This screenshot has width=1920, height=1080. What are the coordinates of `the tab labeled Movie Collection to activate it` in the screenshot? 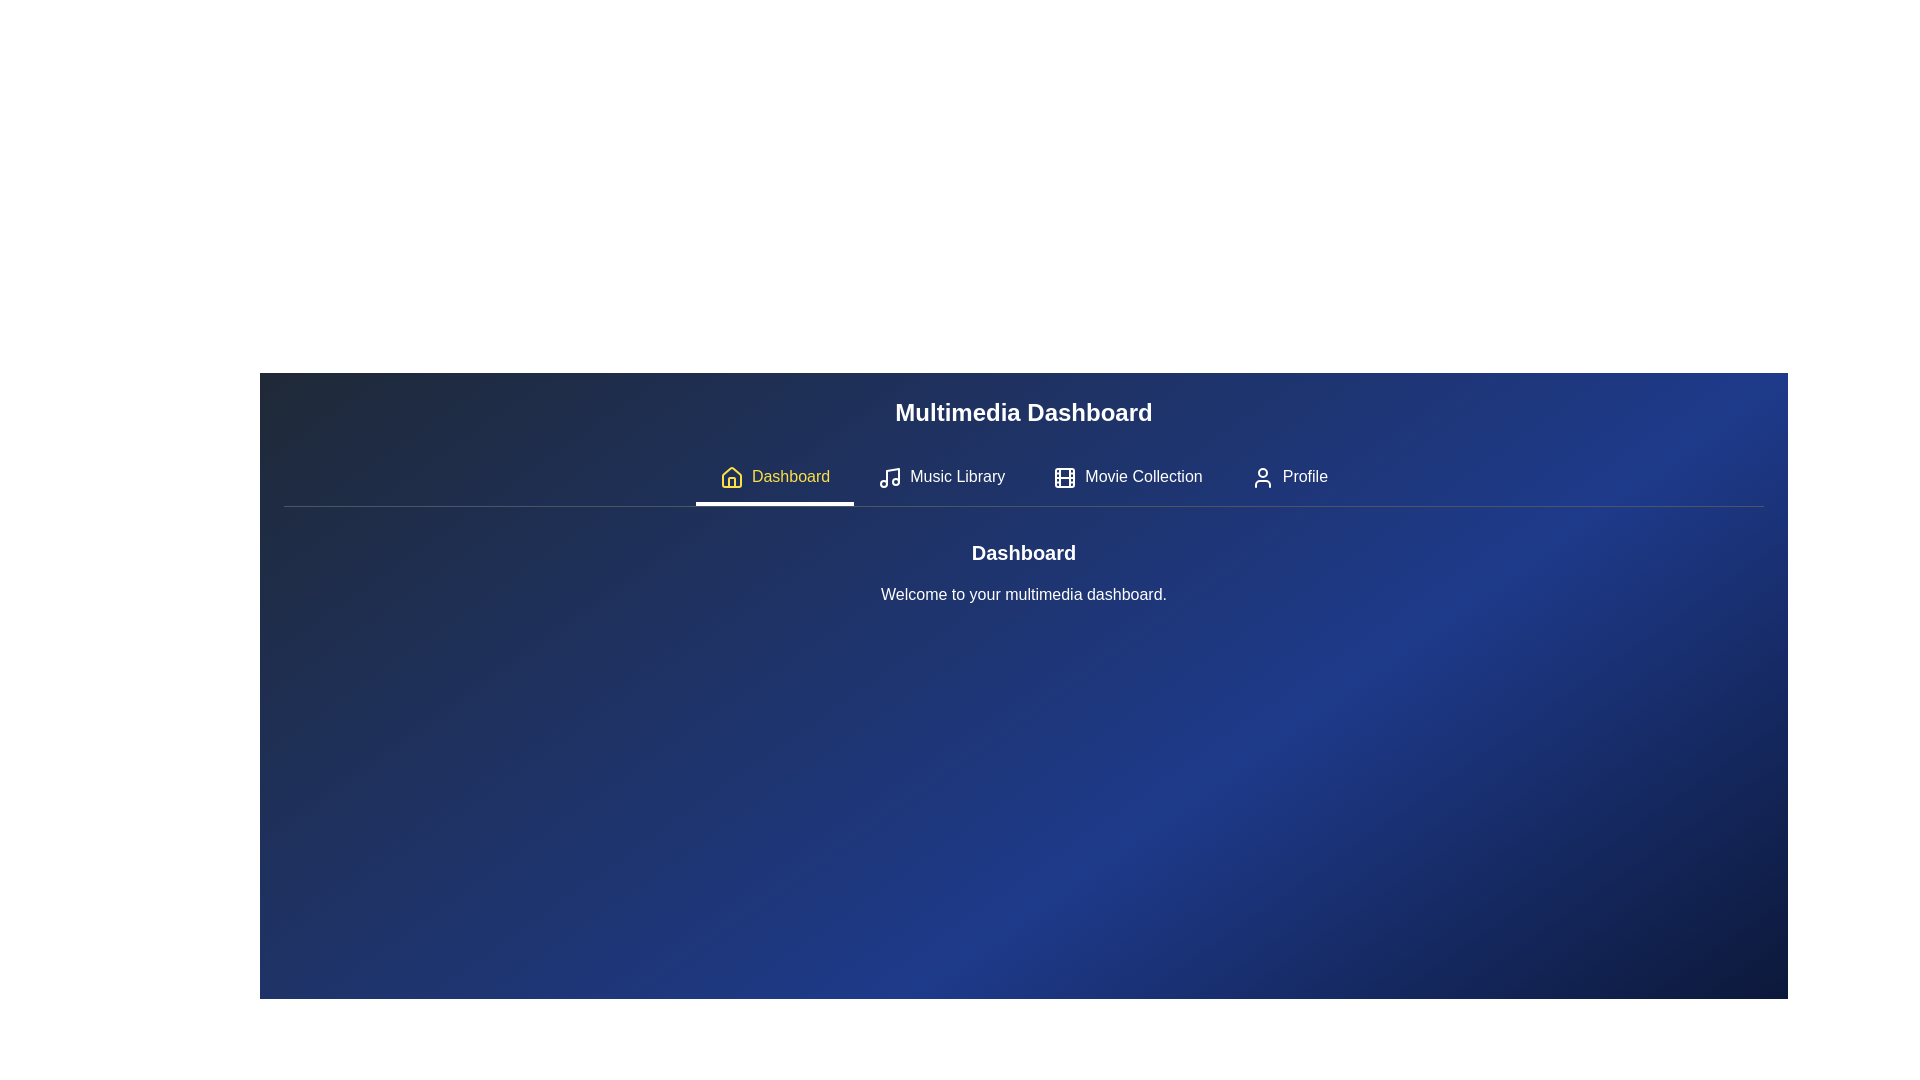 It's located at (1128, 478).